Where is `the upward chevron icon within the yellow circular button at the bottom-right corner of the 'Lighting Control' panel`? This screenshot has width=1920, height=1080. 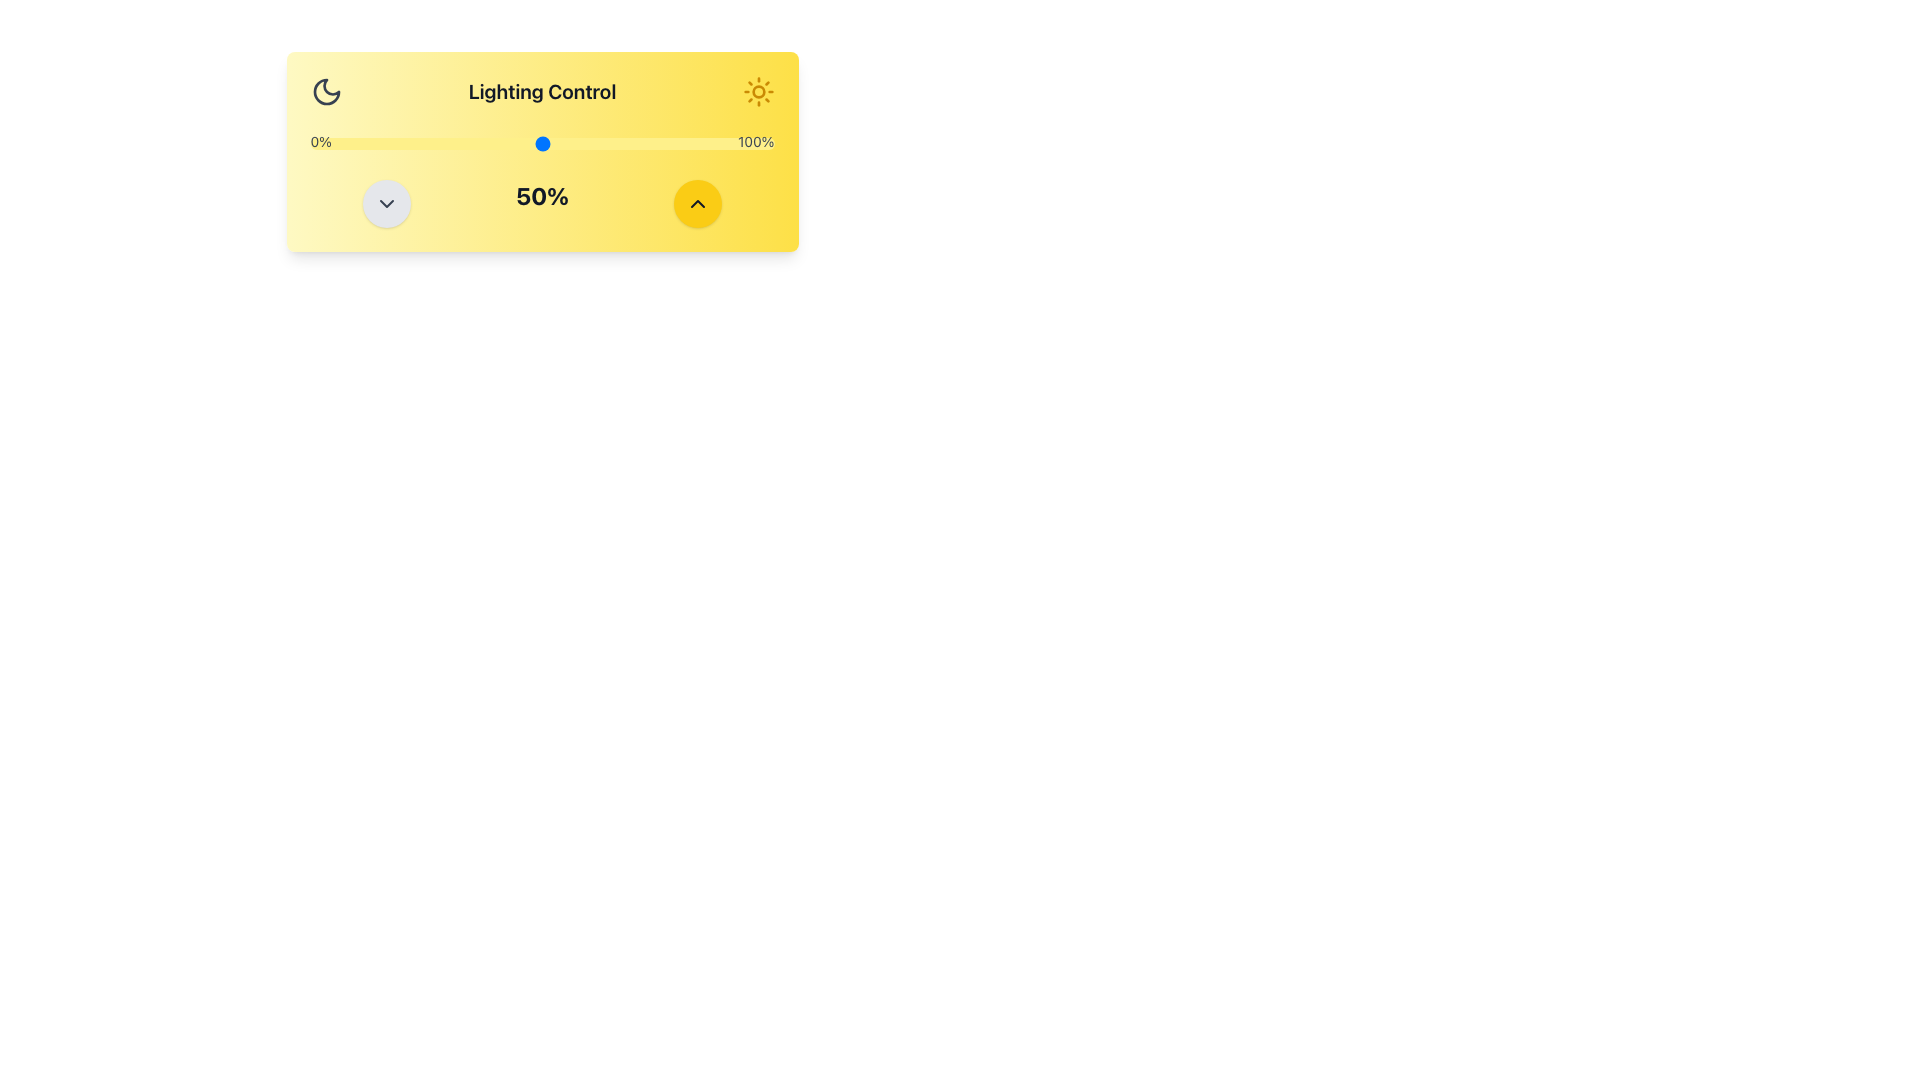
the upward chevron icon within the yellow circular button at the bottom-right corner of the 'Lighting Control' panel is located at coordinates (698, 204).